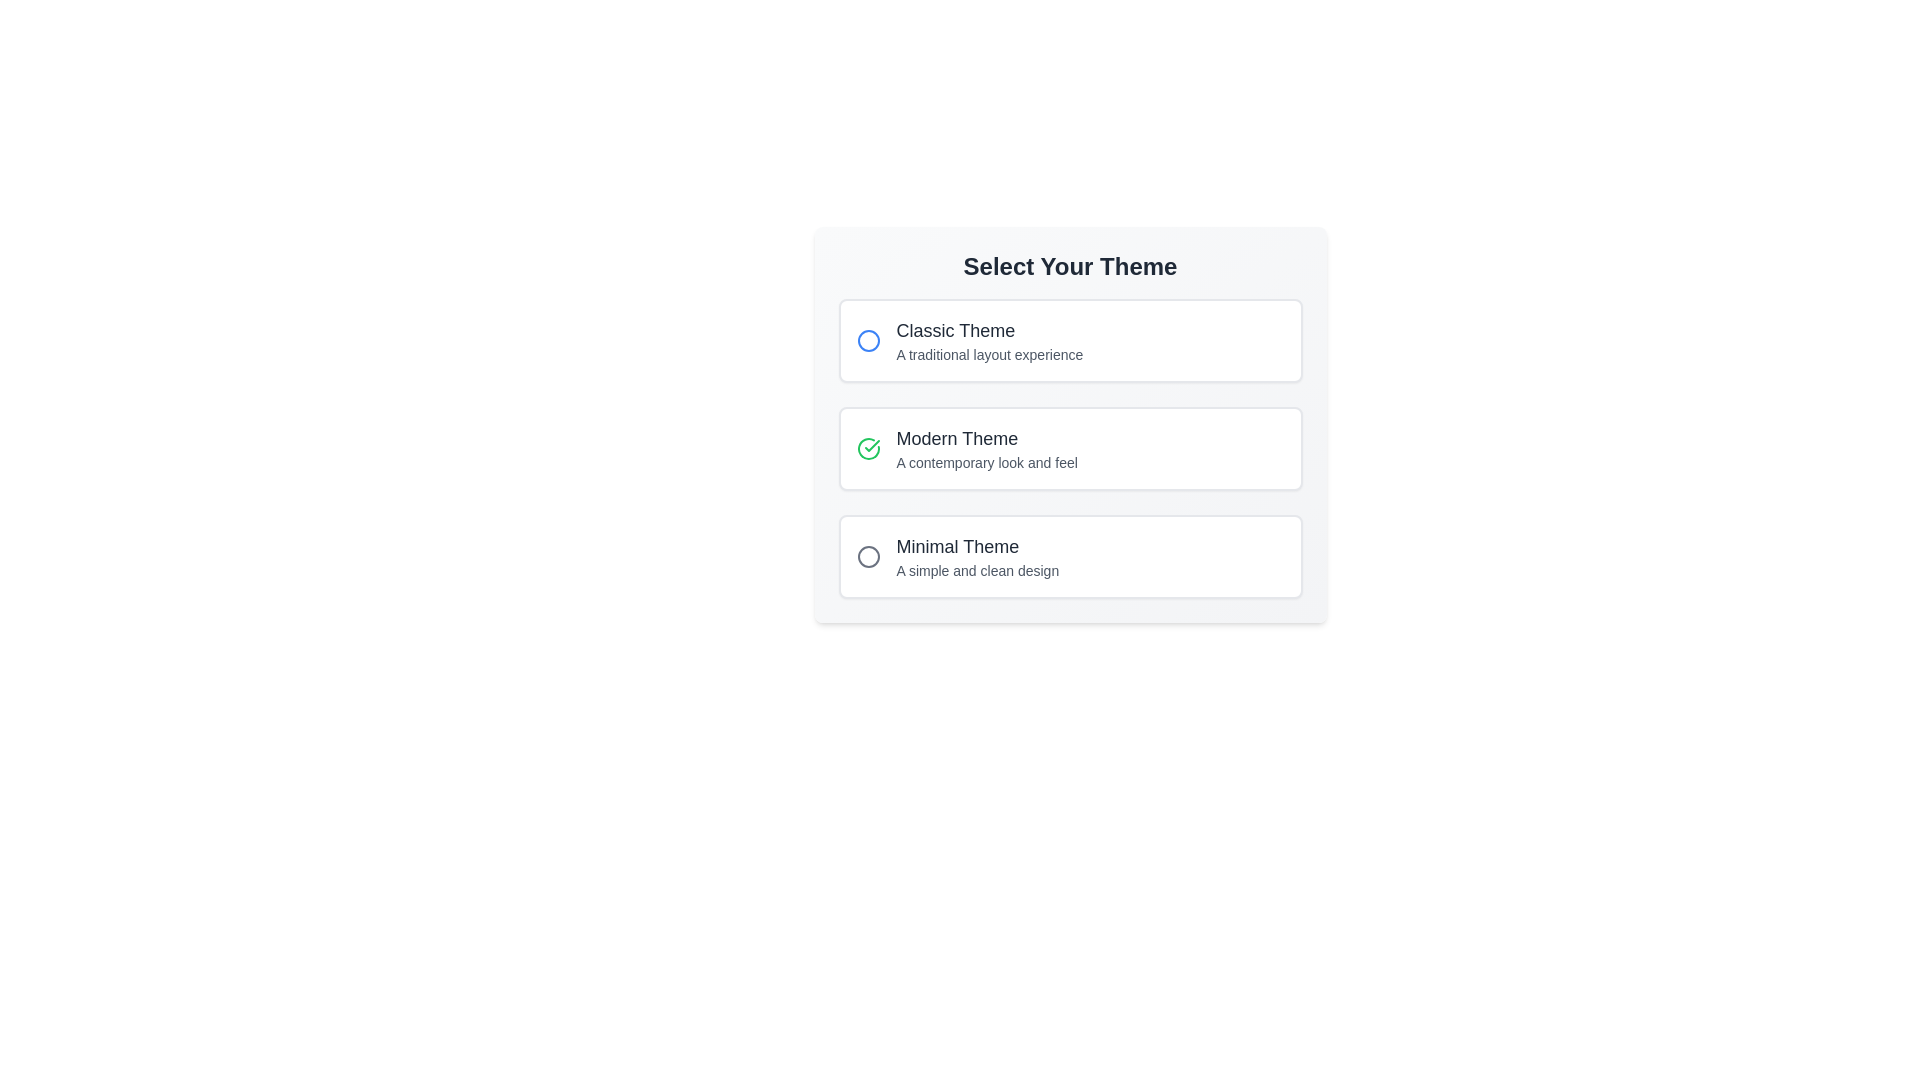 The height and width of the screenshot is (1080, 1920). What do you see at coordinates (868, 339) in the screenshot?
I see `the circular icon representing the 'Classic Theme' option, which is located to the left of the label 'Classic Theme'` at bounding box center [868, 339].